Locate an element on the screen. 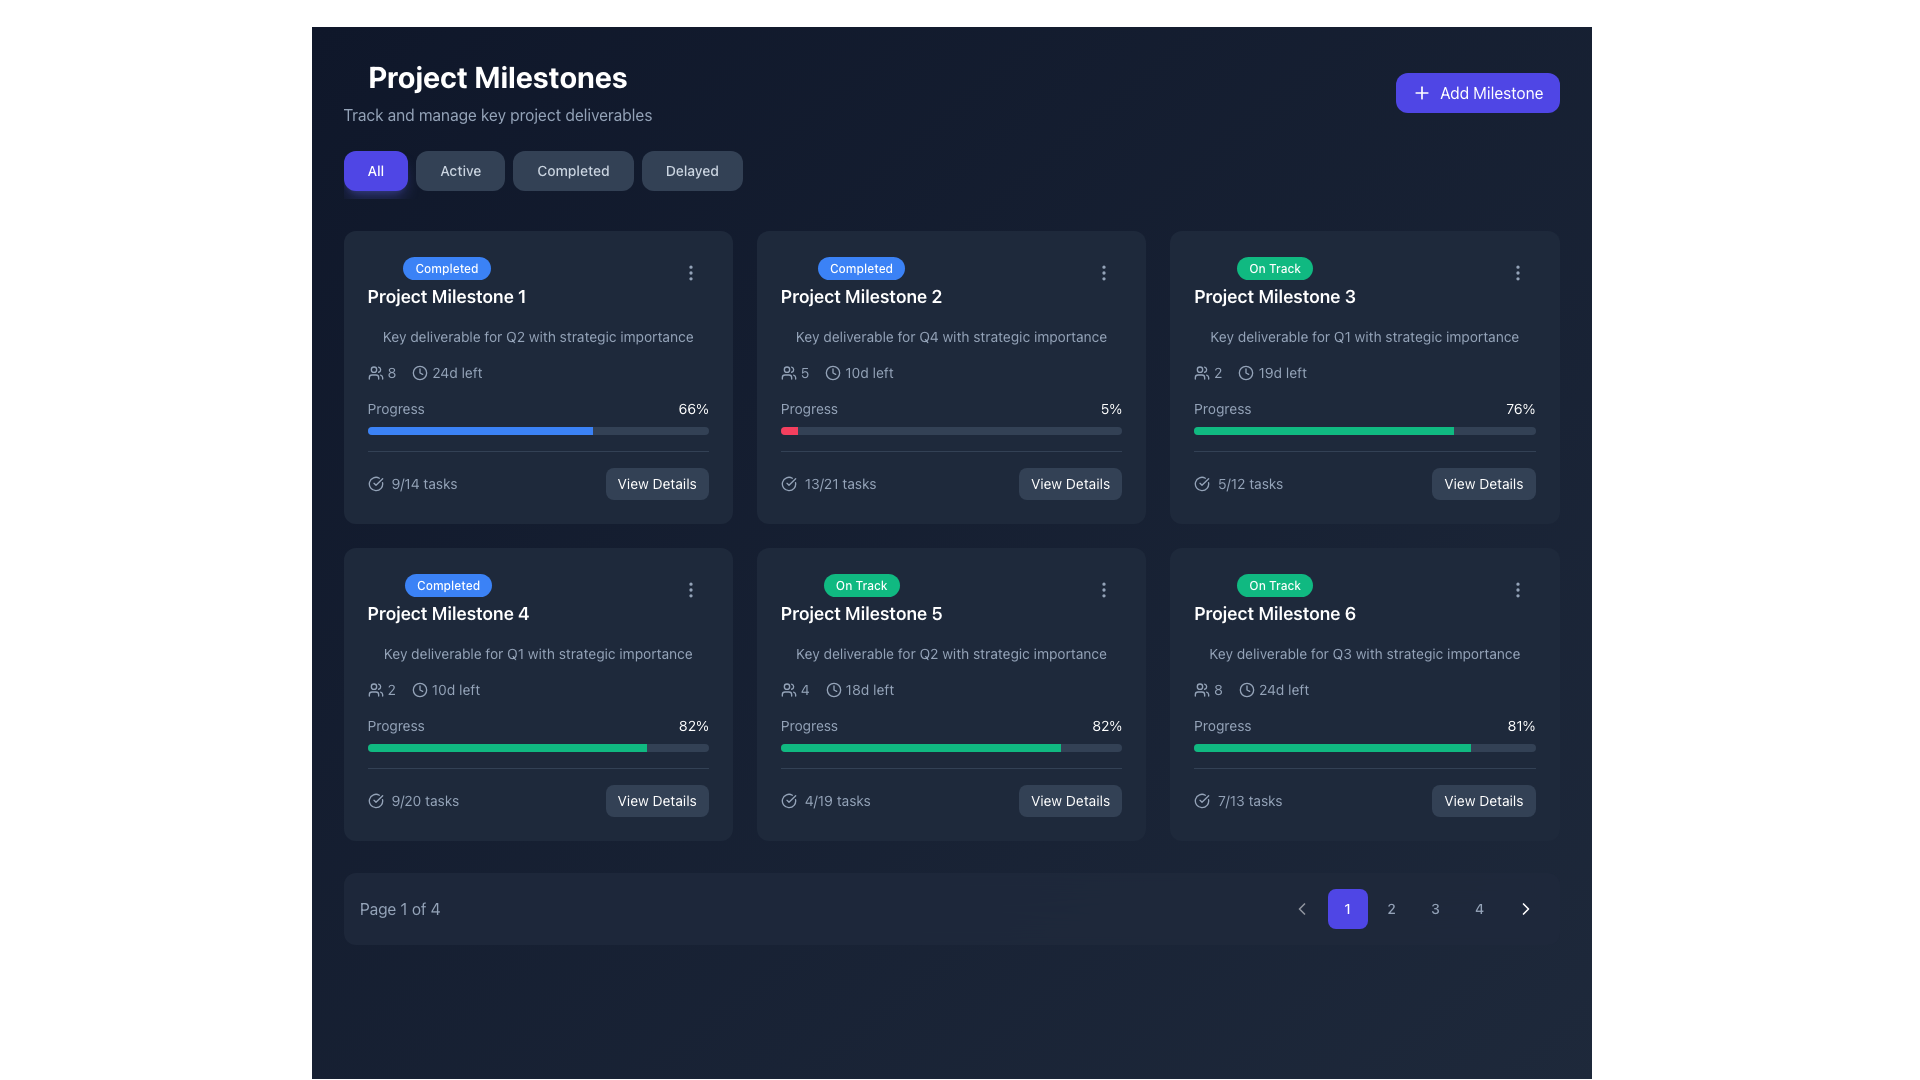 The width and height of the screenshot is (1920, 1080). the 'Active' button, which is the second button in the horizontal group below 'Project Milestones' is located at coordinates (459, 169).